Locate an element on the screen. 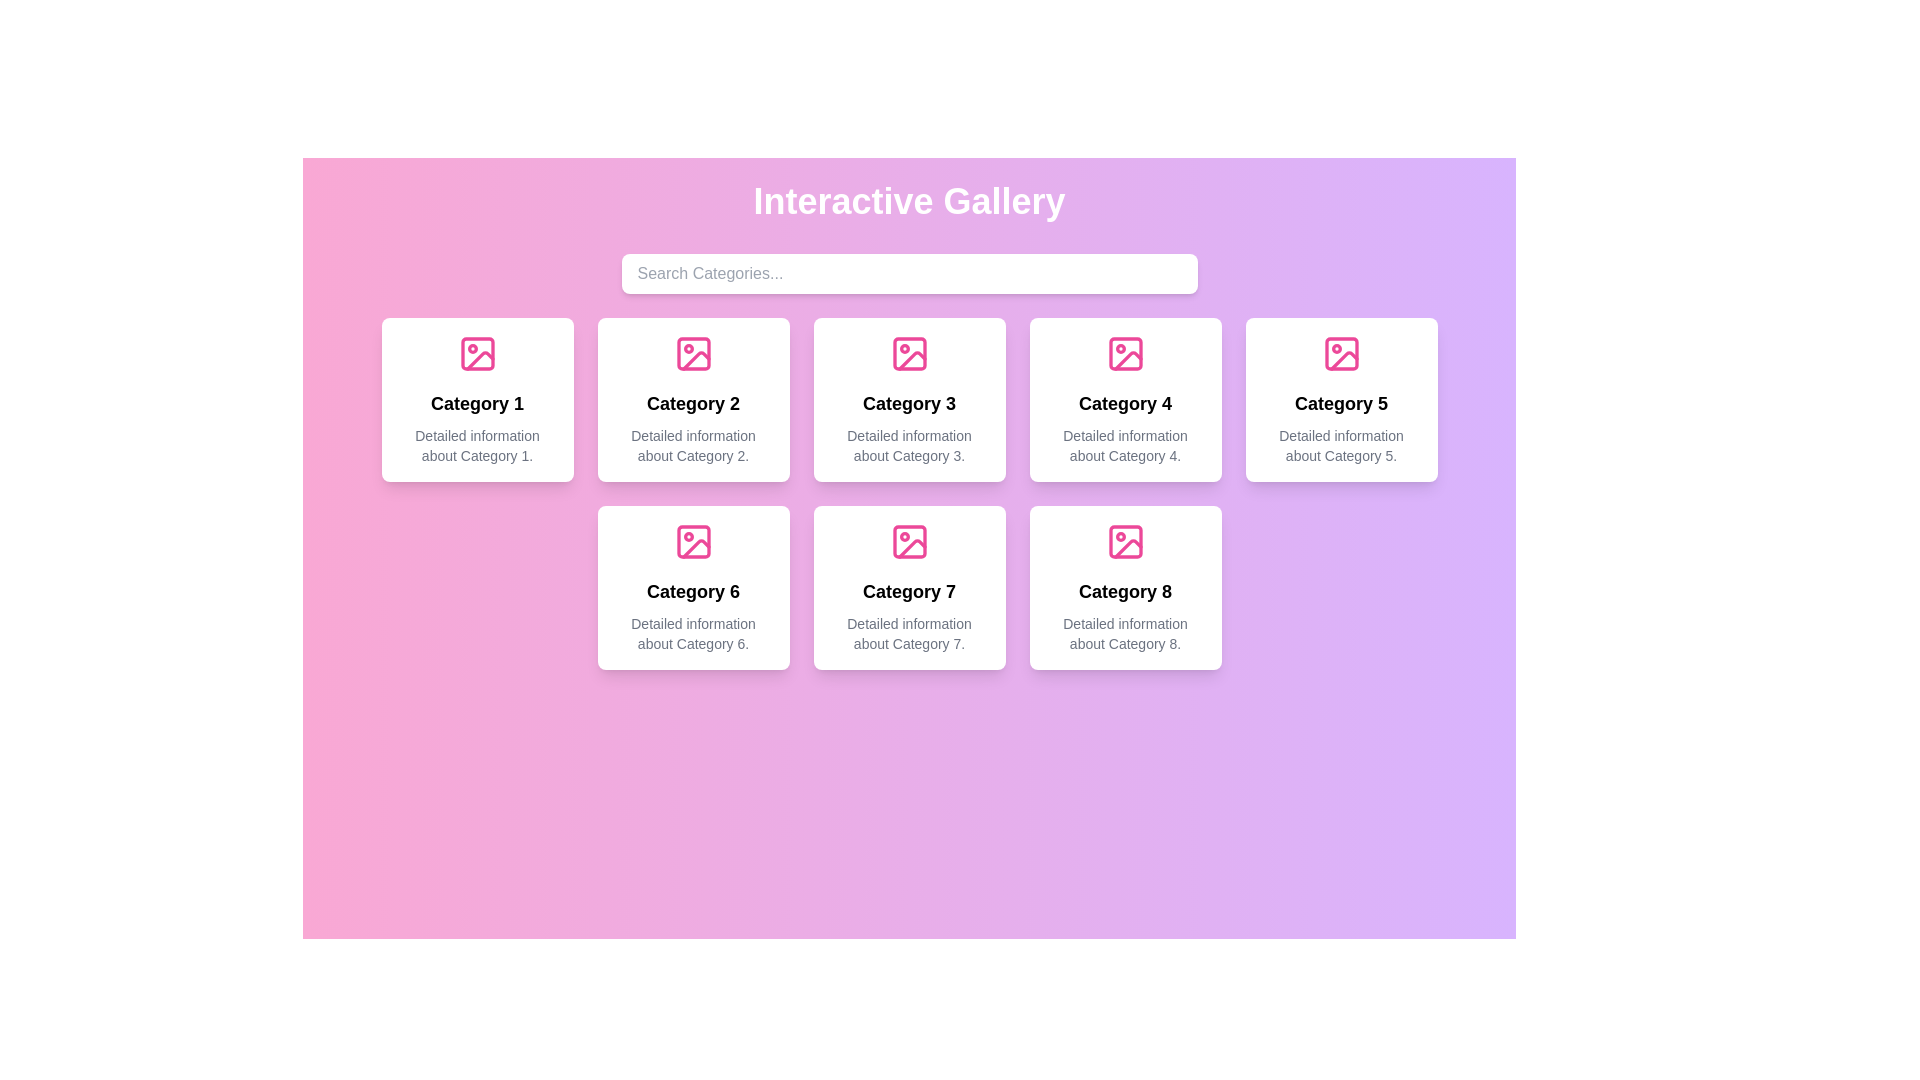 The width and height of the screenshot is (1920, 1080). the clickable card representing 'Category 1' in the top-left corner of the grid within the 'Interactive Gallery.' is located at coordinates (476, 400).